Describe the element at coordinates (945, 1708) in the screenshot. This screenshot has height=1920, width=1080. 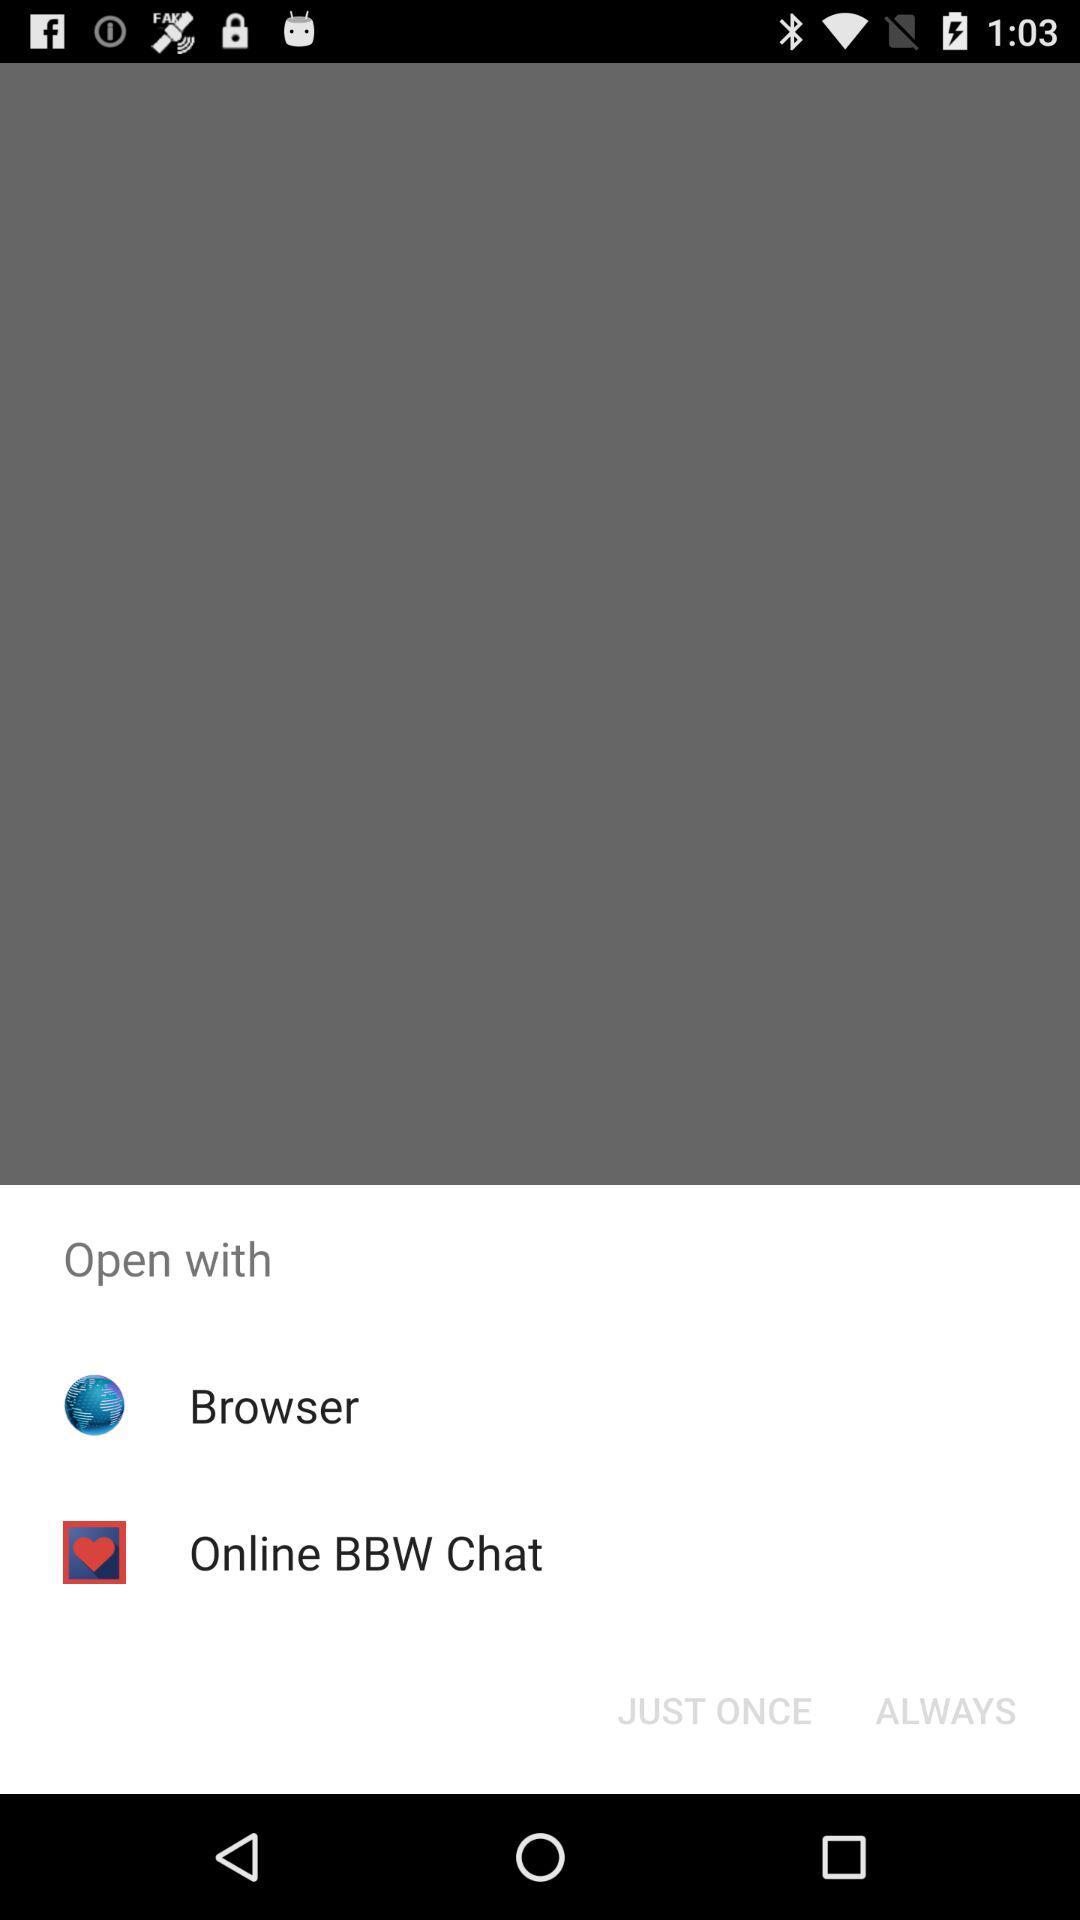
I see `the always` at that location.